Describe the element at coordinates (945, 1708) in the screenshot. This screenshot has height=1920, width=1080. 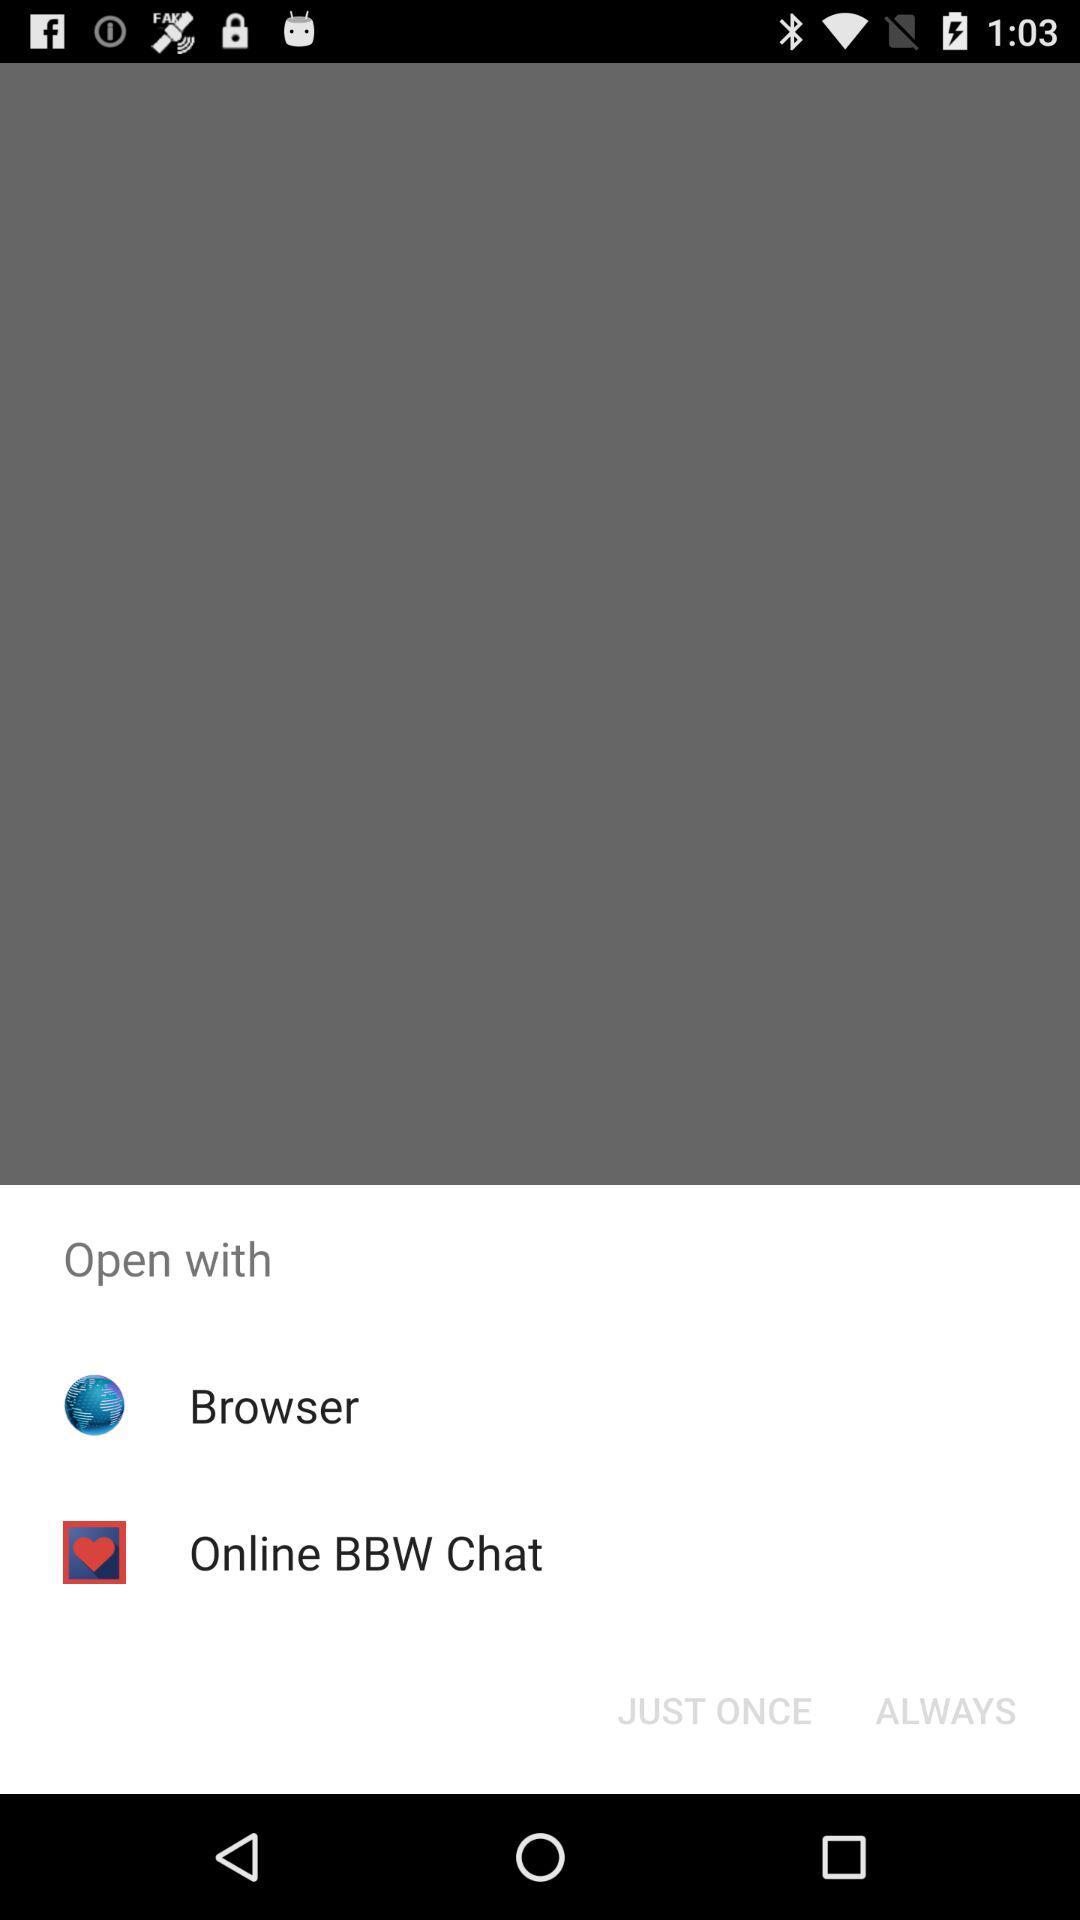
I see `the always` at that location.